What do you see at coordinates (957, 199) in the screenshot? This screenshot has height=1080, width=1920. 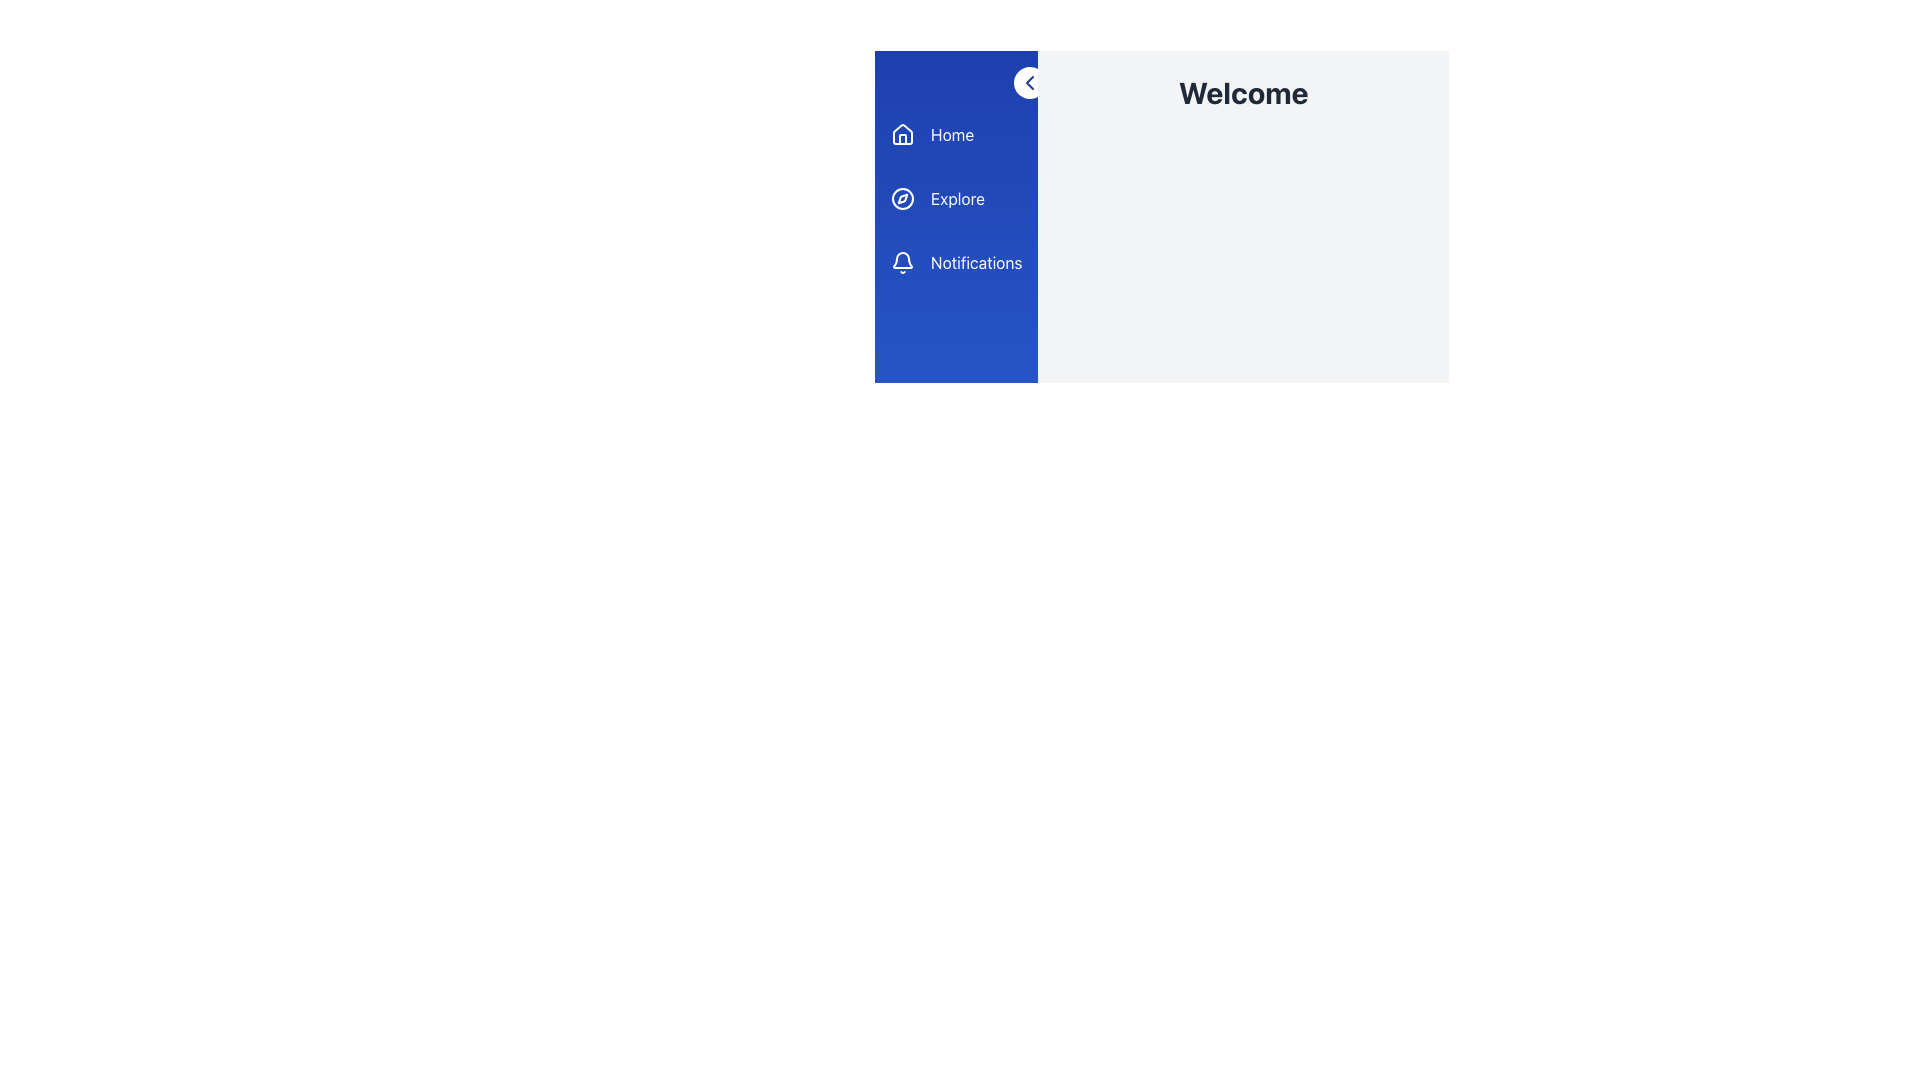 I see `the 'Explore' label which displays white text on a blue background, located in the vertical navigation menu between 'Home' and 'Notifications'` at bounding box center [957, 199].